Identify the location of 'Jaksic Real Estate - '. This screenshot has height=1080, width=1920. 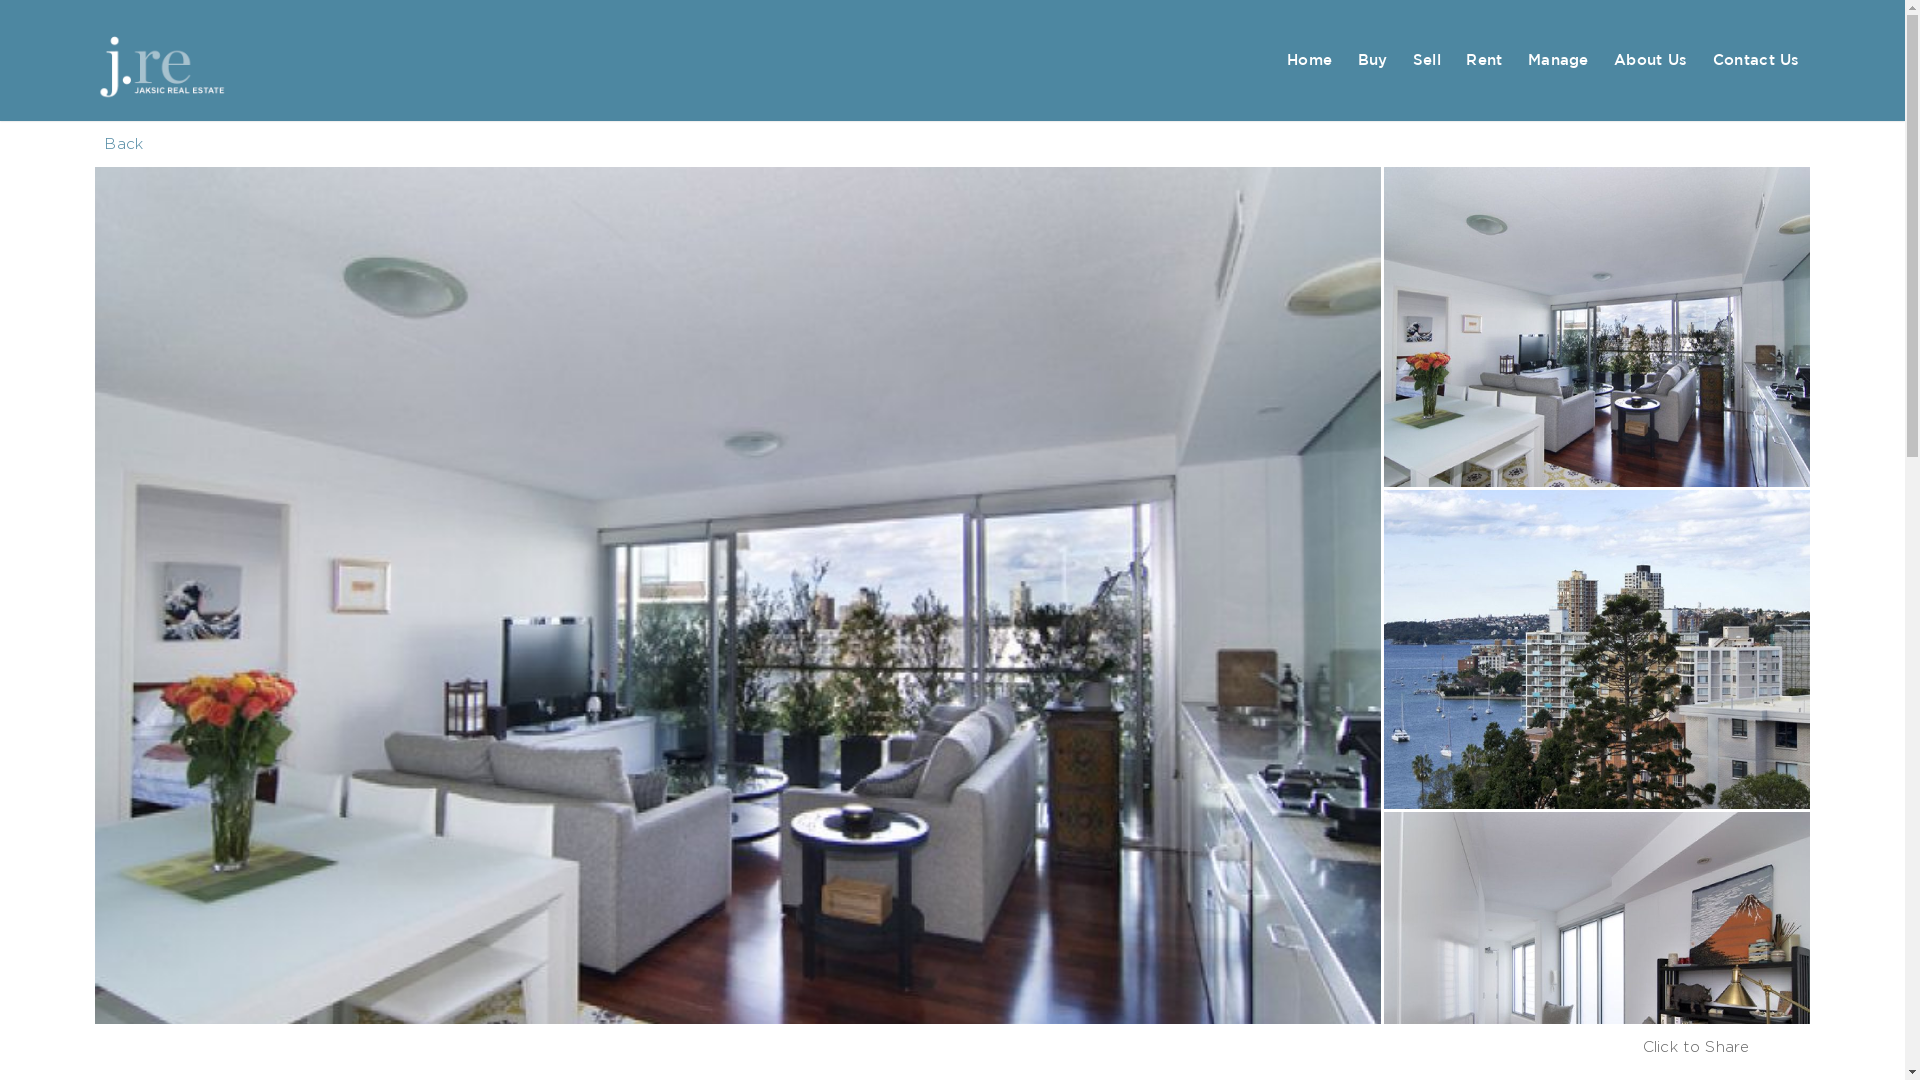
(197, 59).